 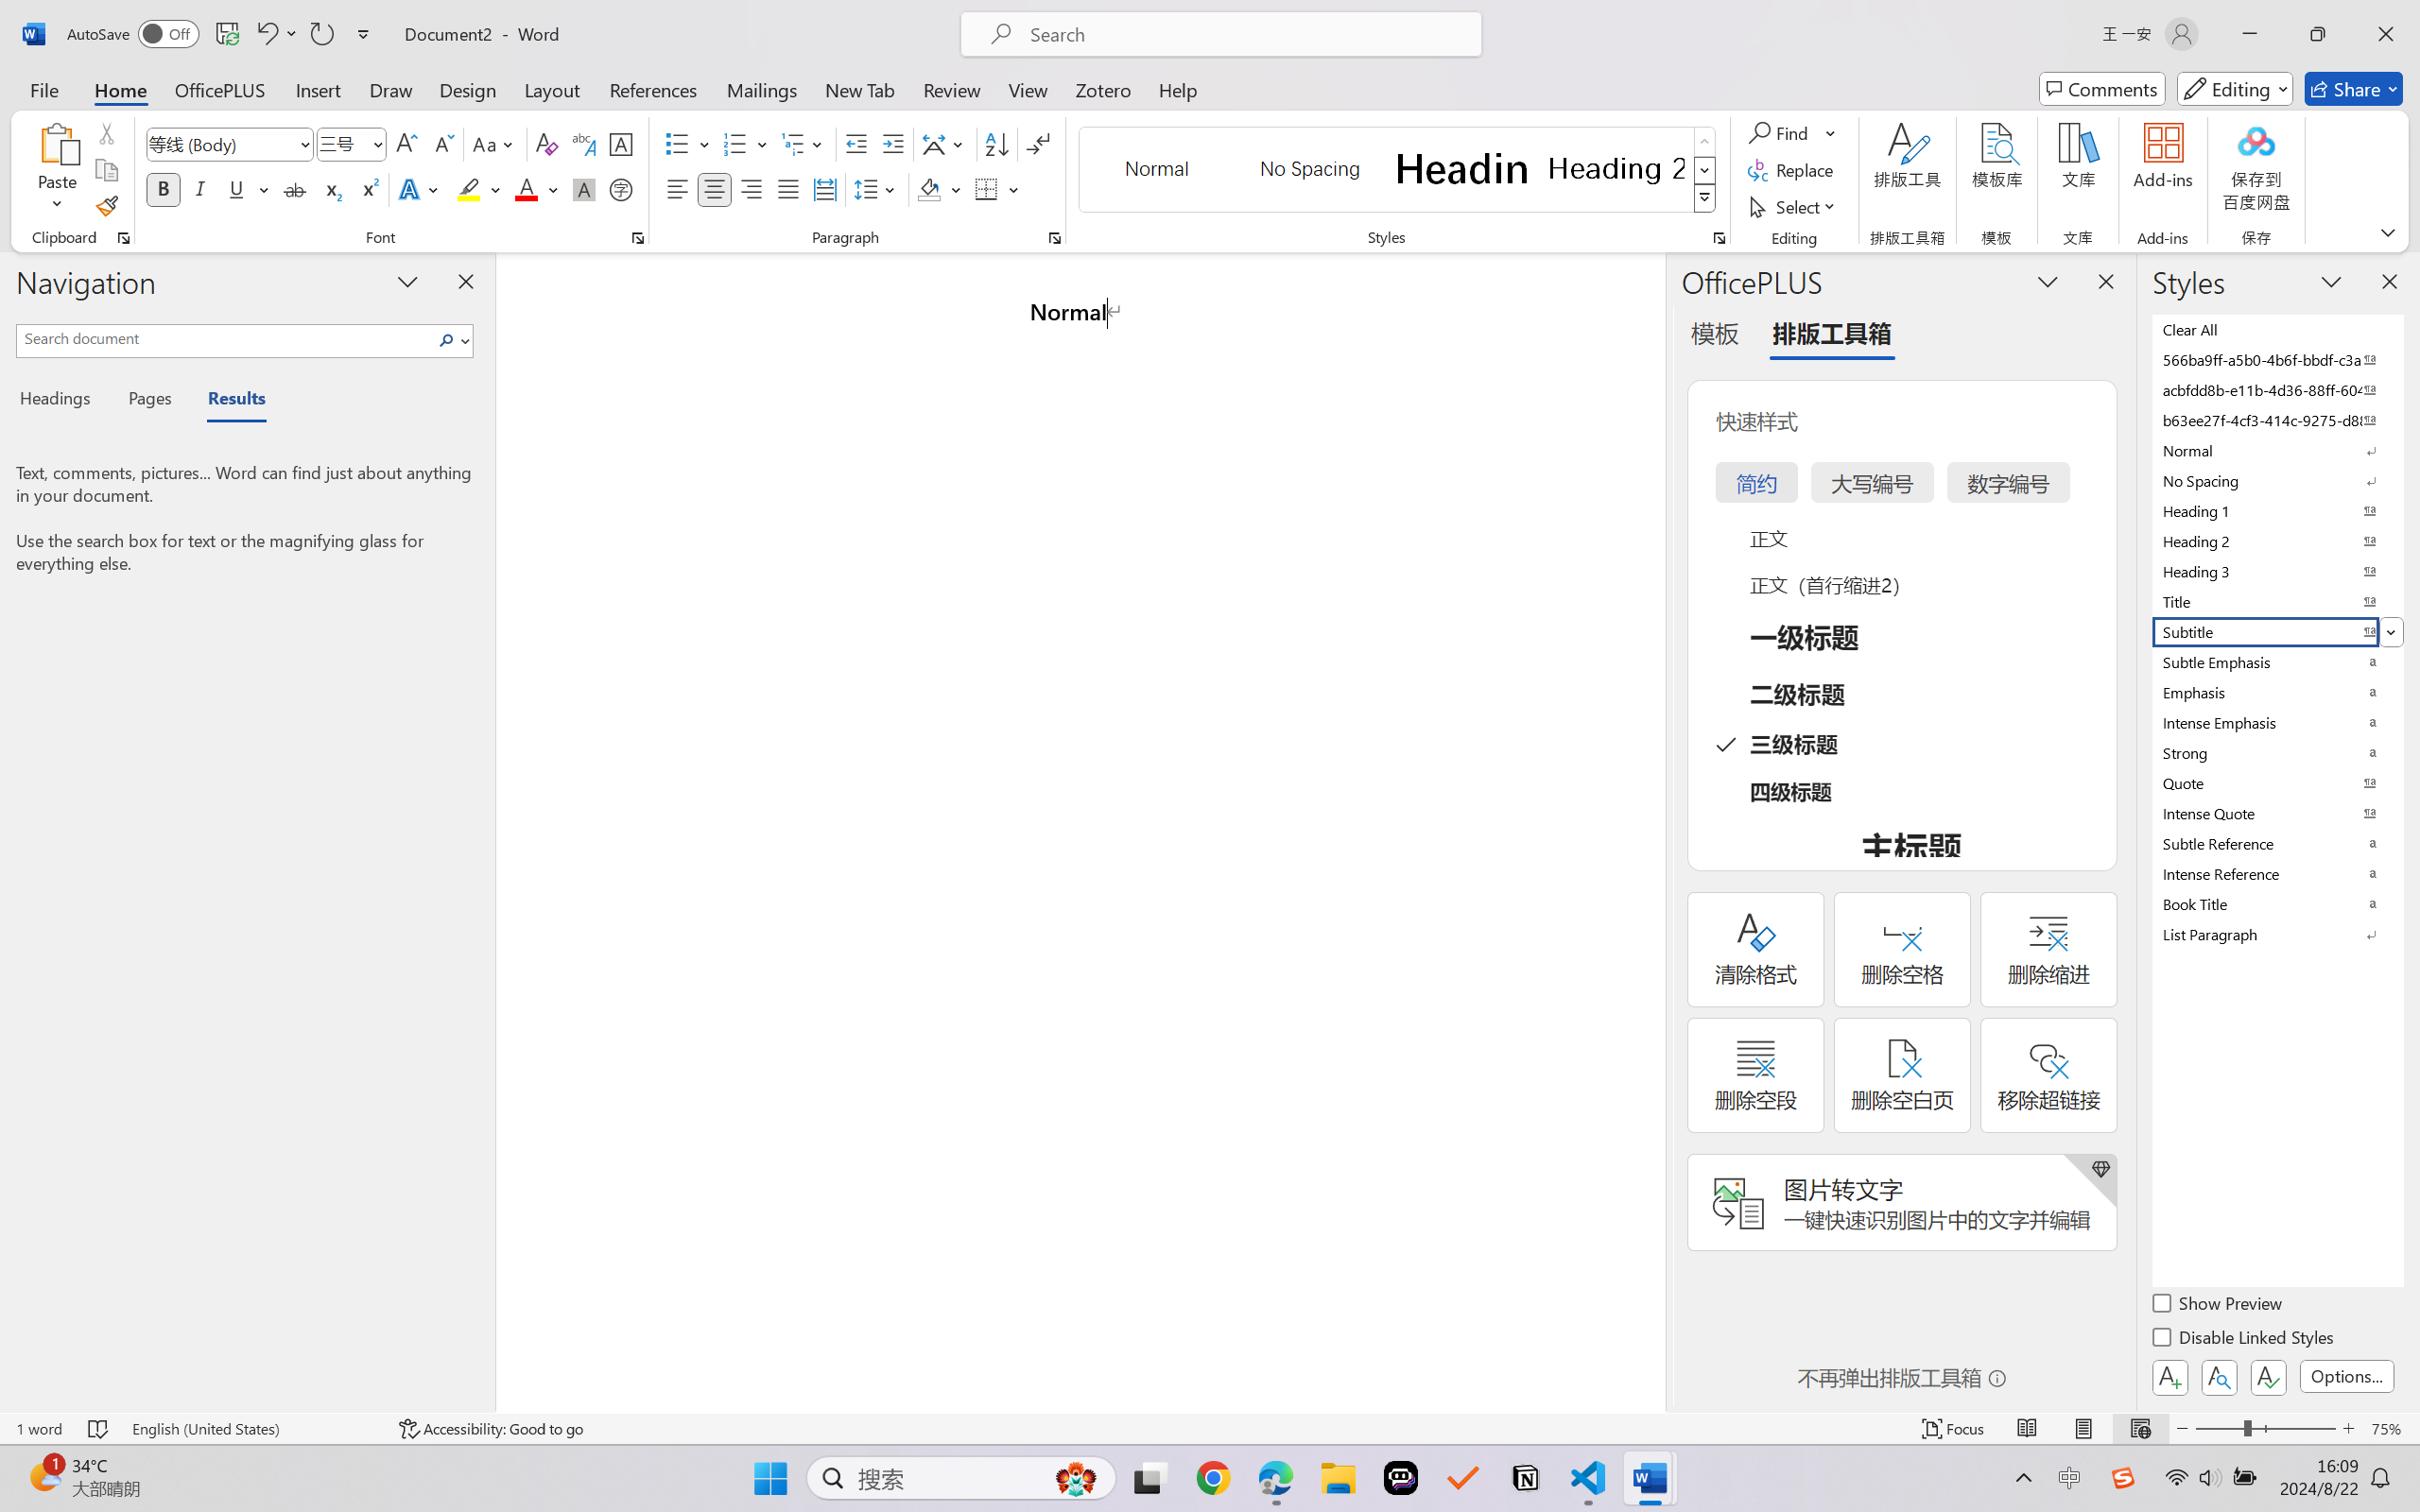 I want to click on 'Subtitle', so click(x=2275, y=631).